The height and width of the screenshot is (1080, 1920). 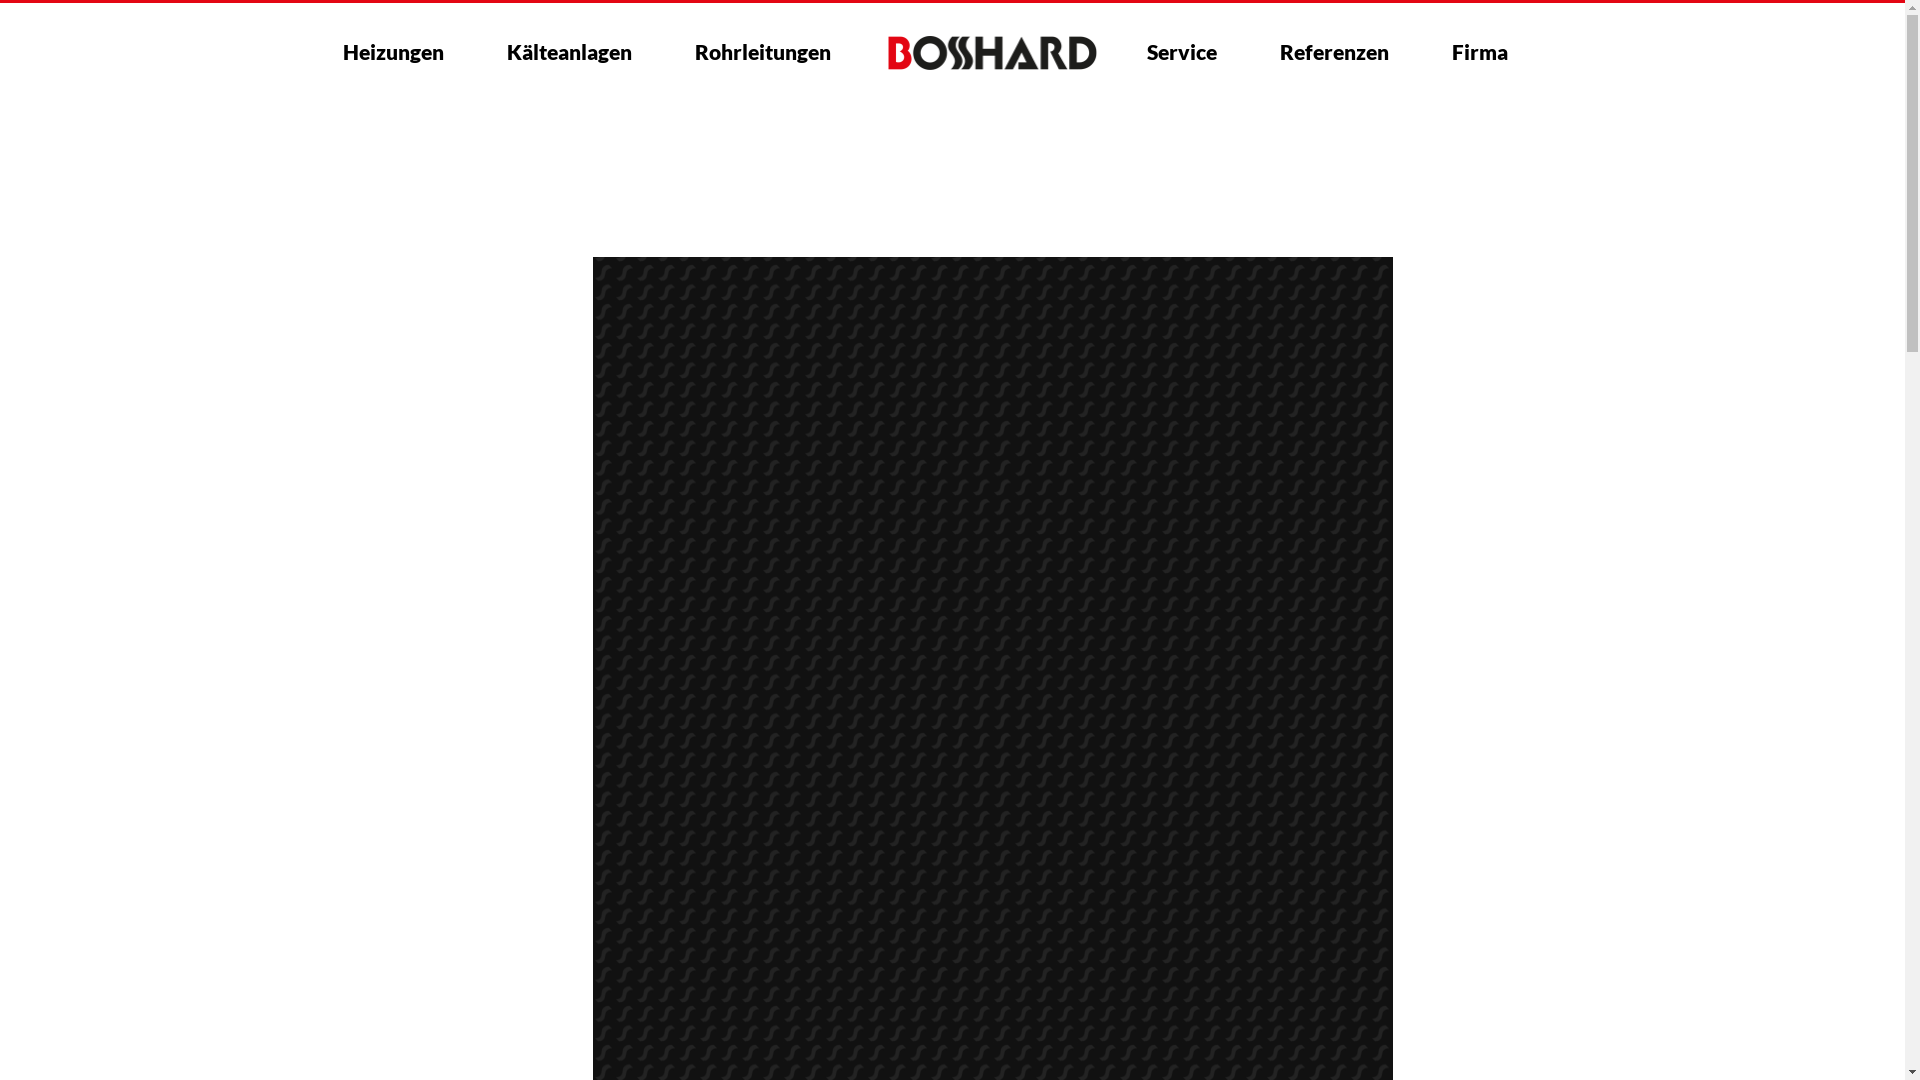 I want to click on 'Rohrleitungen', so click(x=761, y=50).